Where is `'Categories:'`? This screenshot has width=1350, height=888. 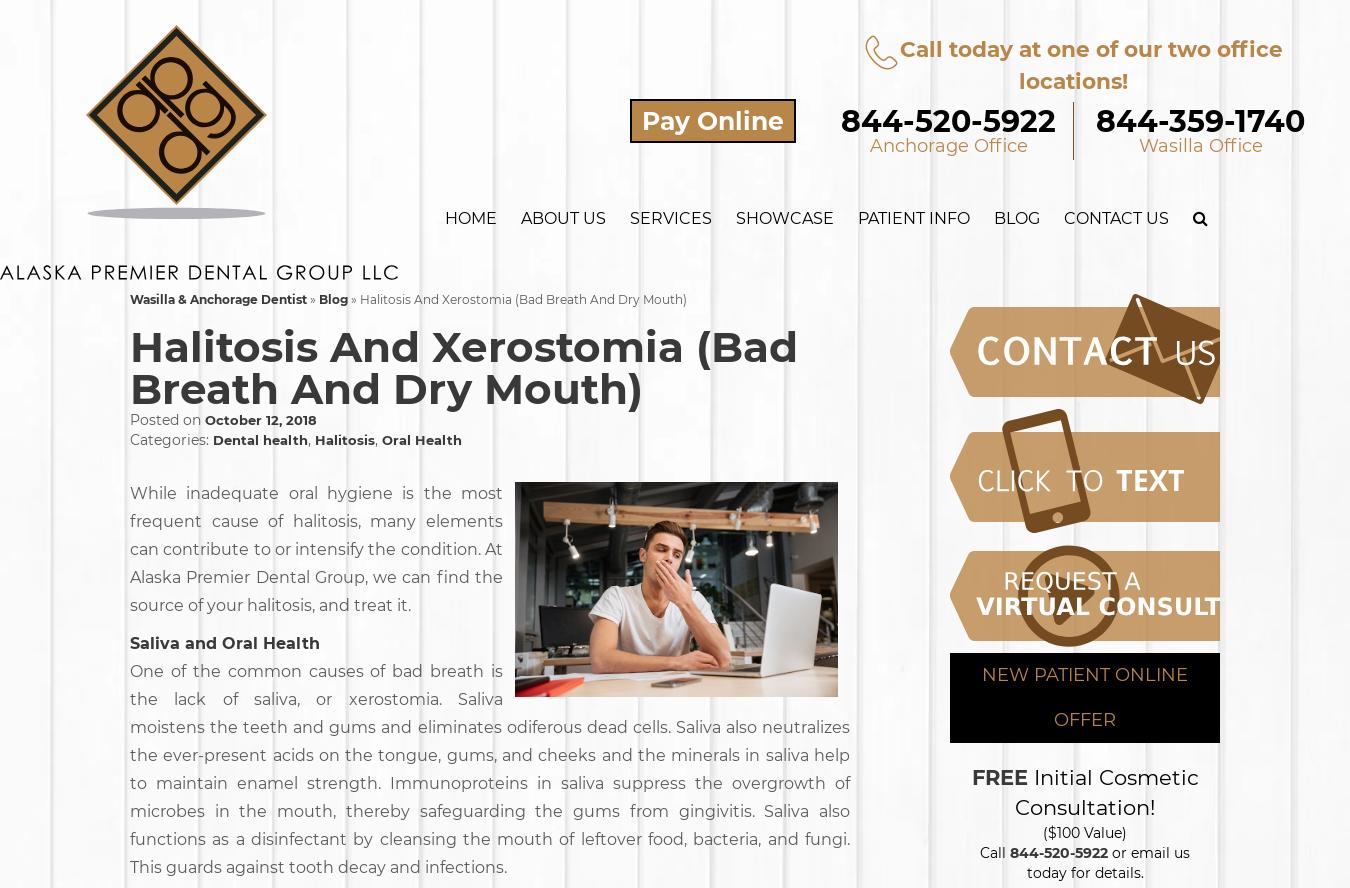 'Categories:' is located at coordinates (171, 439).